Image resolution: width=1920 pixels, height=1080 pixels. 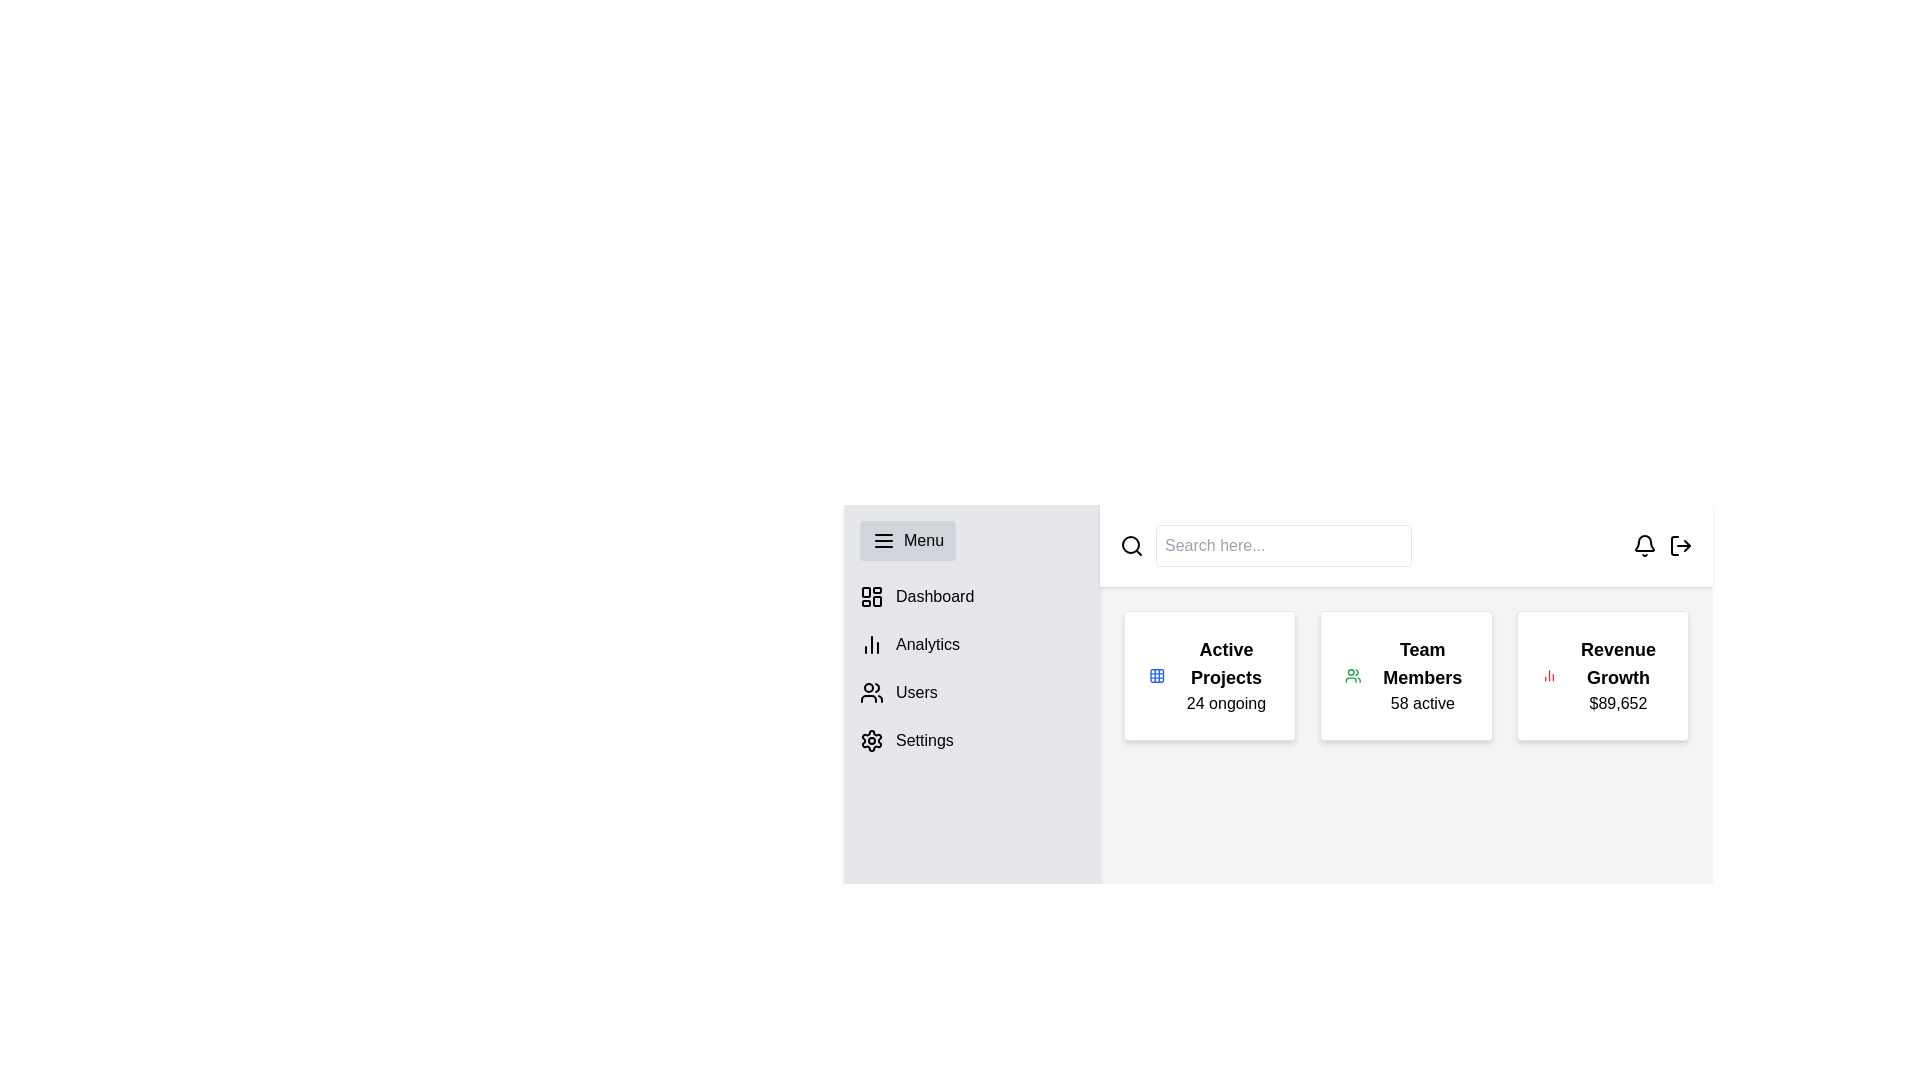 What do you see at coordinates (1618, 675) in the screenshot?
I see `the last informational card displaying the revenue growth metric, located in the central-right portion of the main dashboard interface` at bounding box center [1618, 675].